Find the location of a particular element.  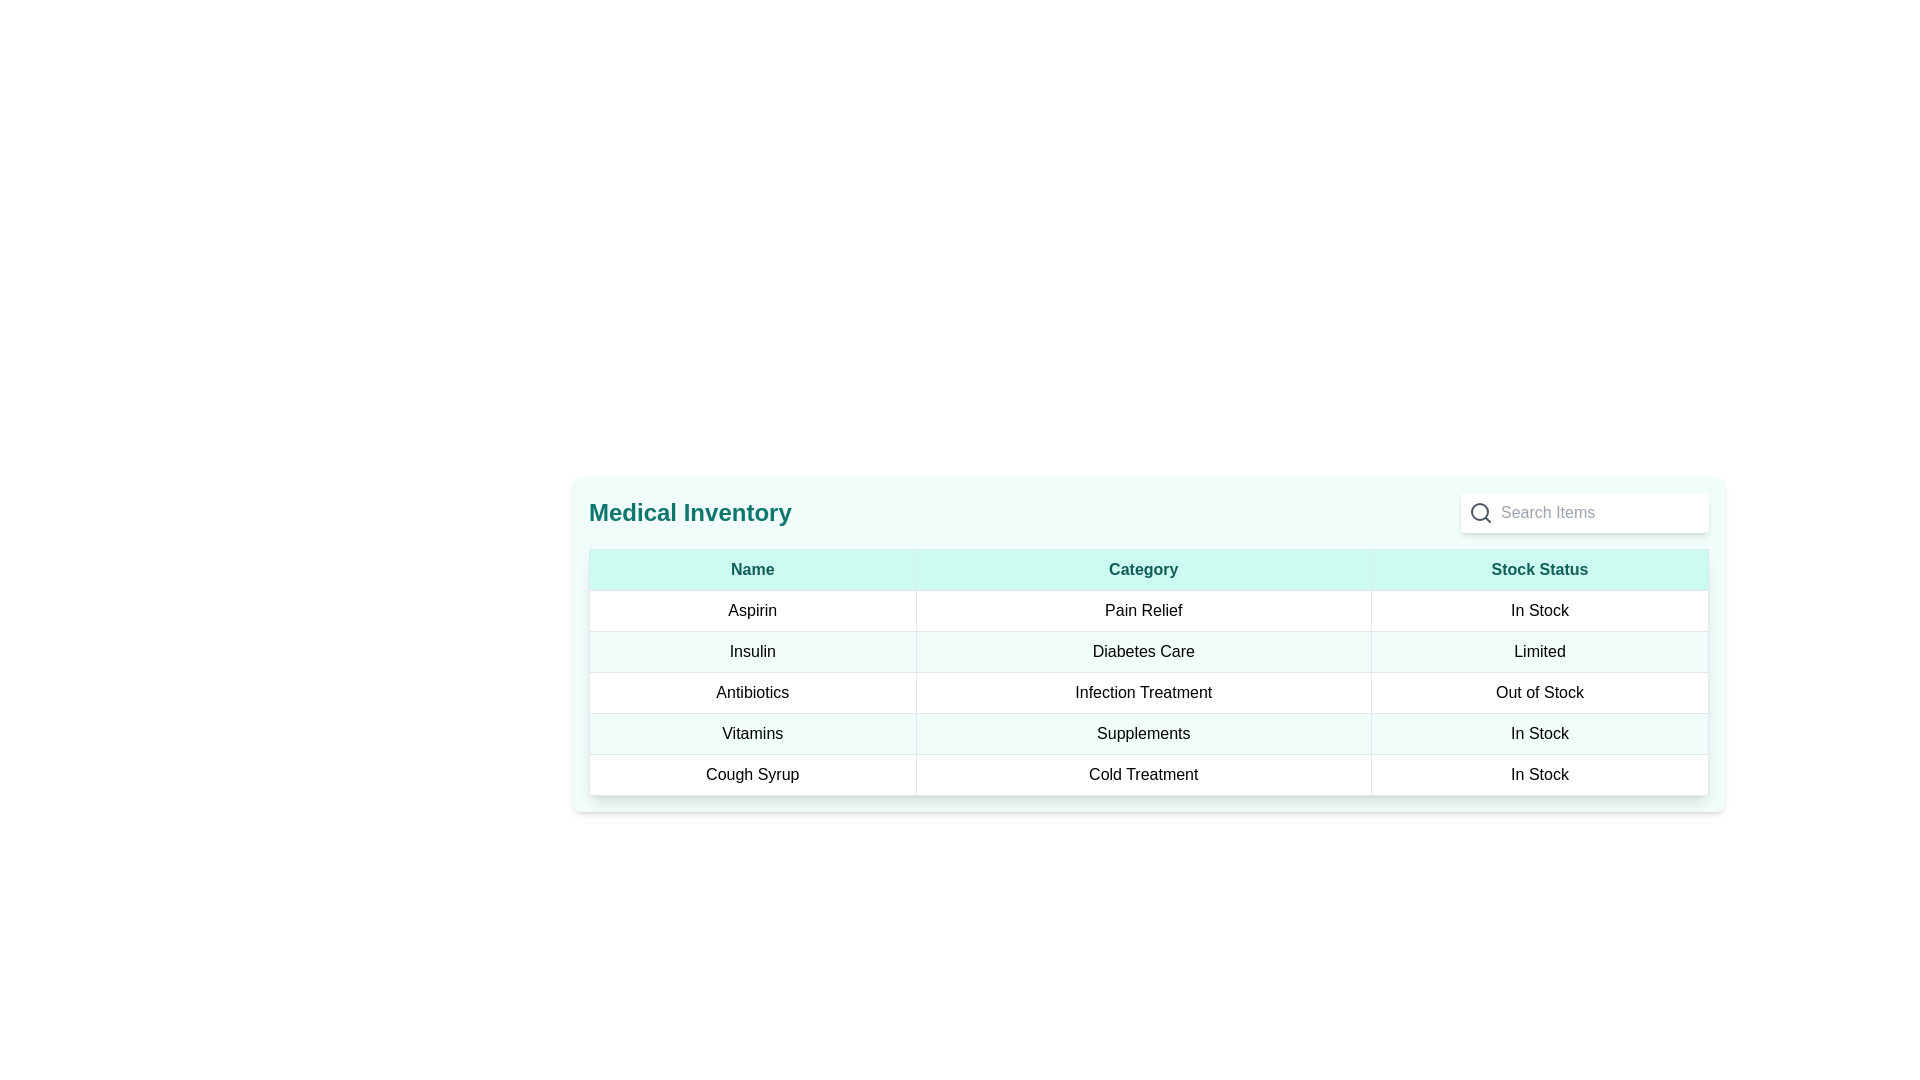

the table cell displaying 'Antibiotics', which is part of the 'Name' column in the third row of the medical inventory table is located at coordinates (751, 692).